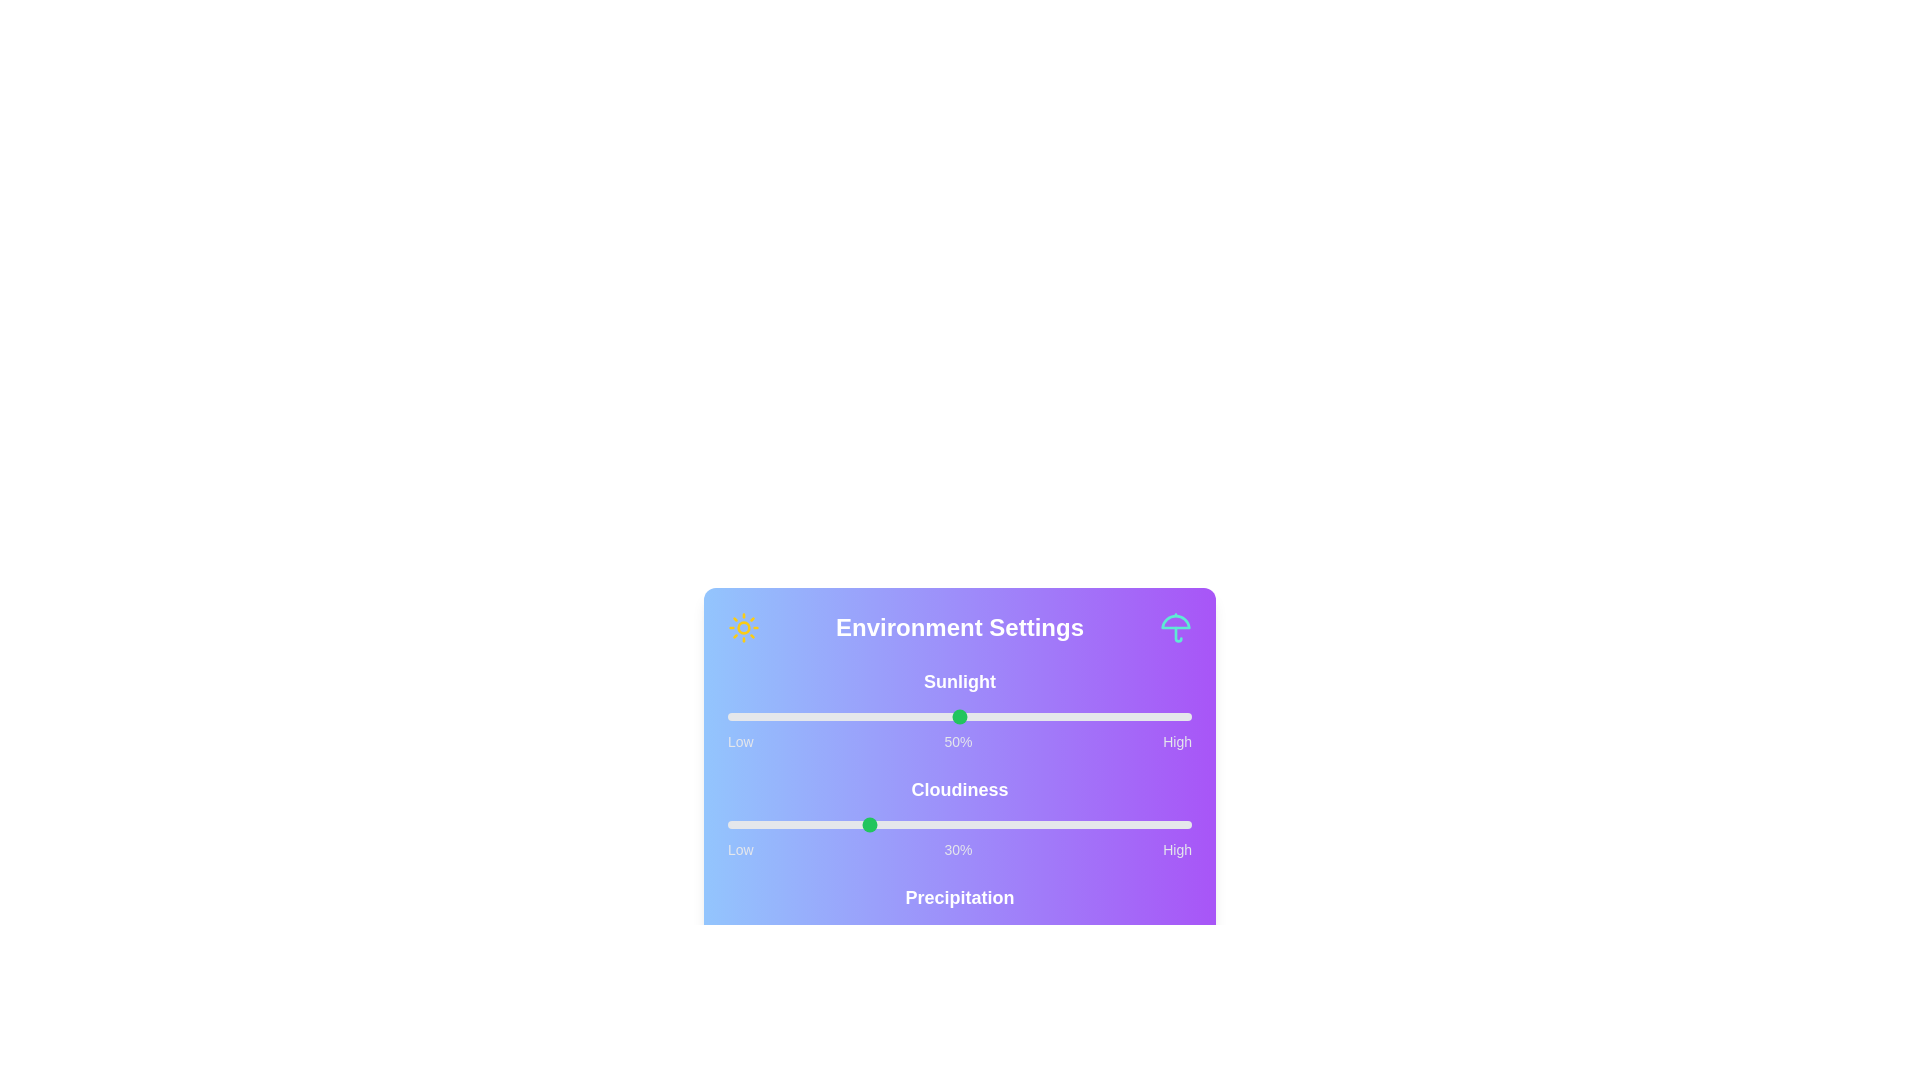 The height and width of the screenshot is (1080, 1920). Describe the element at coordinates (791, 716) in the screenshot. I see `the sunlight slider to 14%` at that location.